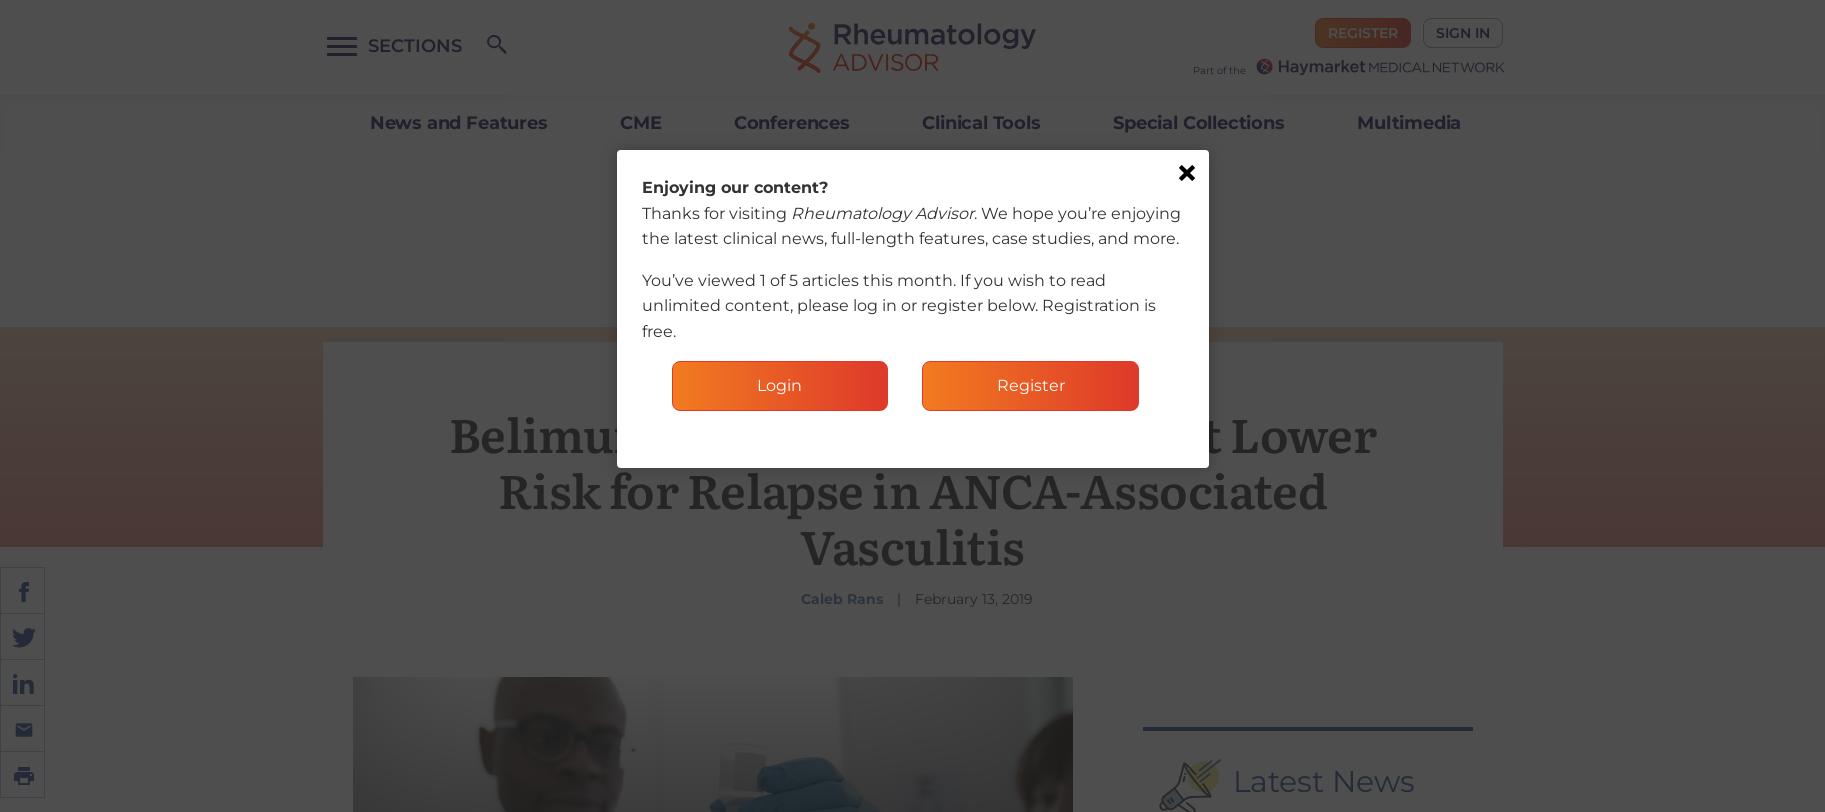  What do you see at coordinates (897, 304) in the screenshot?
I see `'You’ve viewed 1 of 5 articles this month. If you wish to read unlimited content, please log in or register below. Registration is free.'` at bounding box center [897, 304].